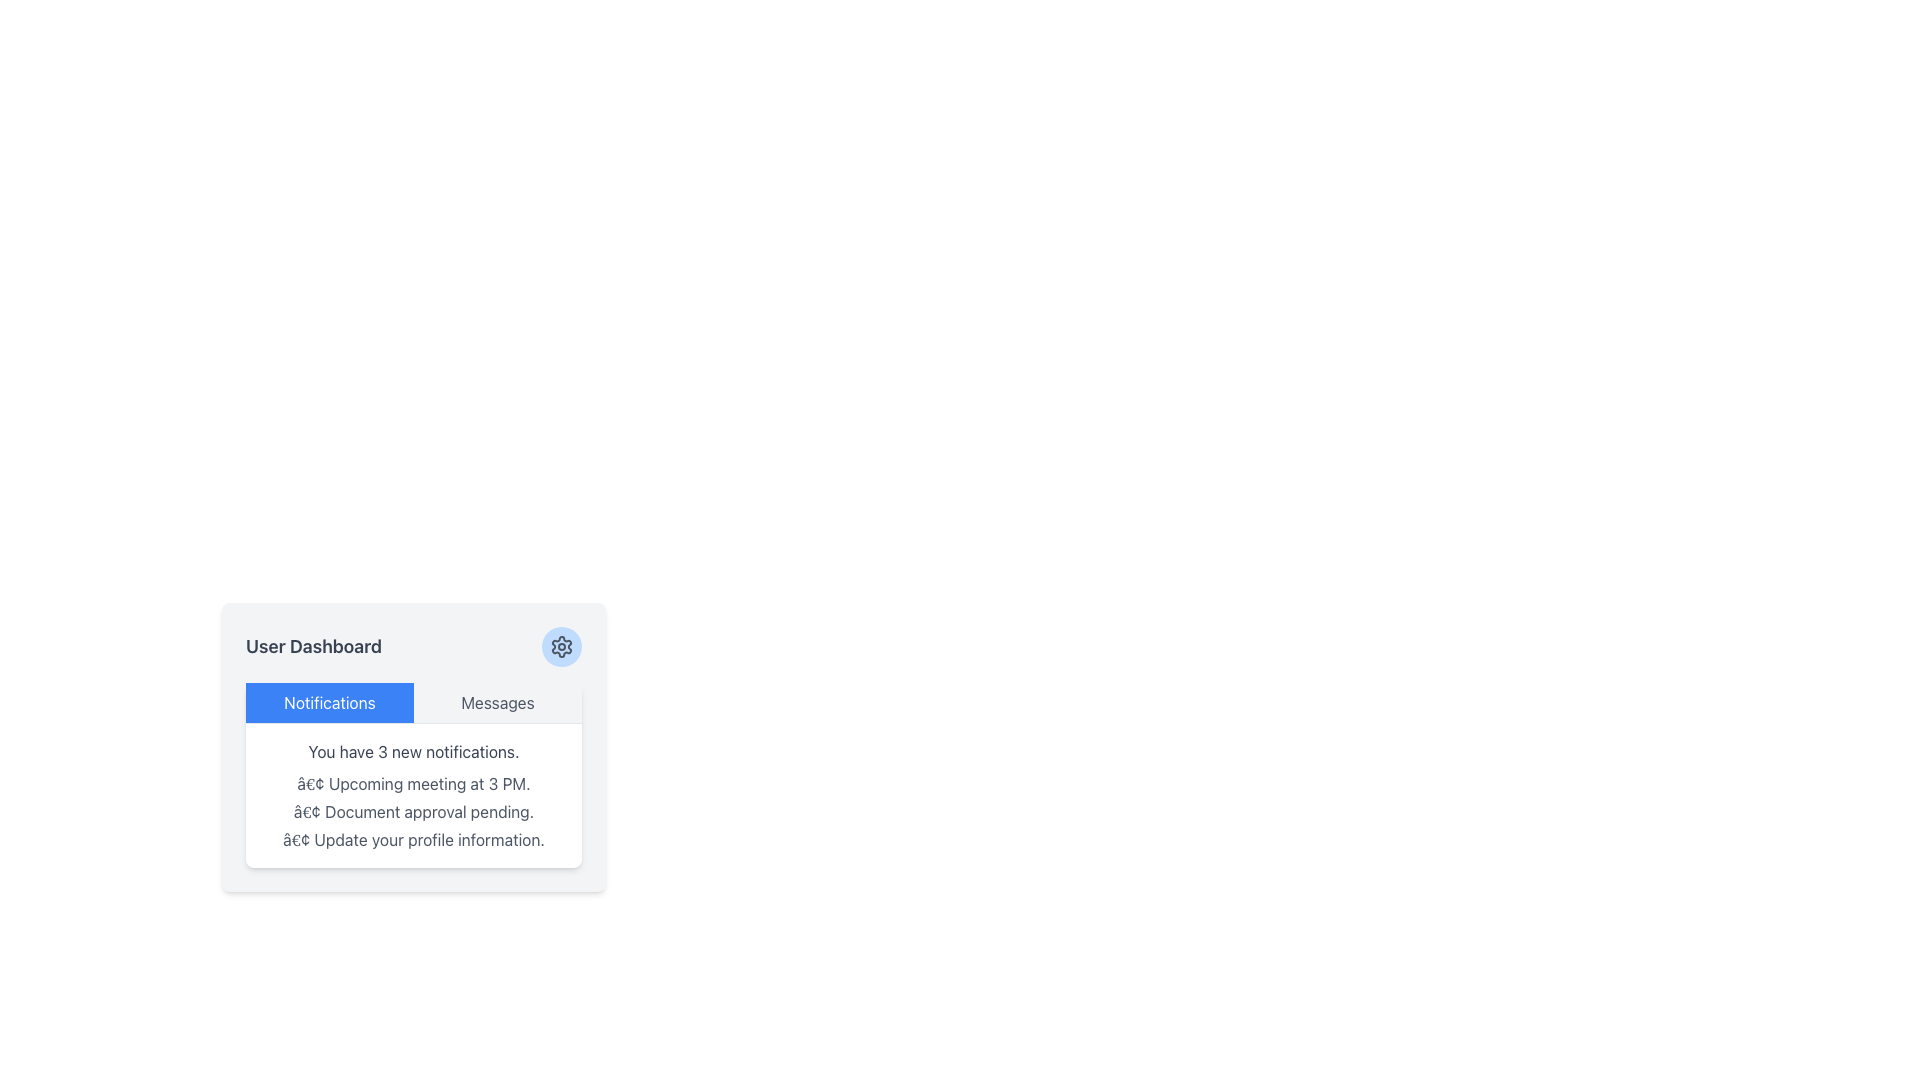  Describe the element at coordinates (560, 647) in the screenshot. I see `the settings icon located at the top-right corner of the user dashboard` at that location.